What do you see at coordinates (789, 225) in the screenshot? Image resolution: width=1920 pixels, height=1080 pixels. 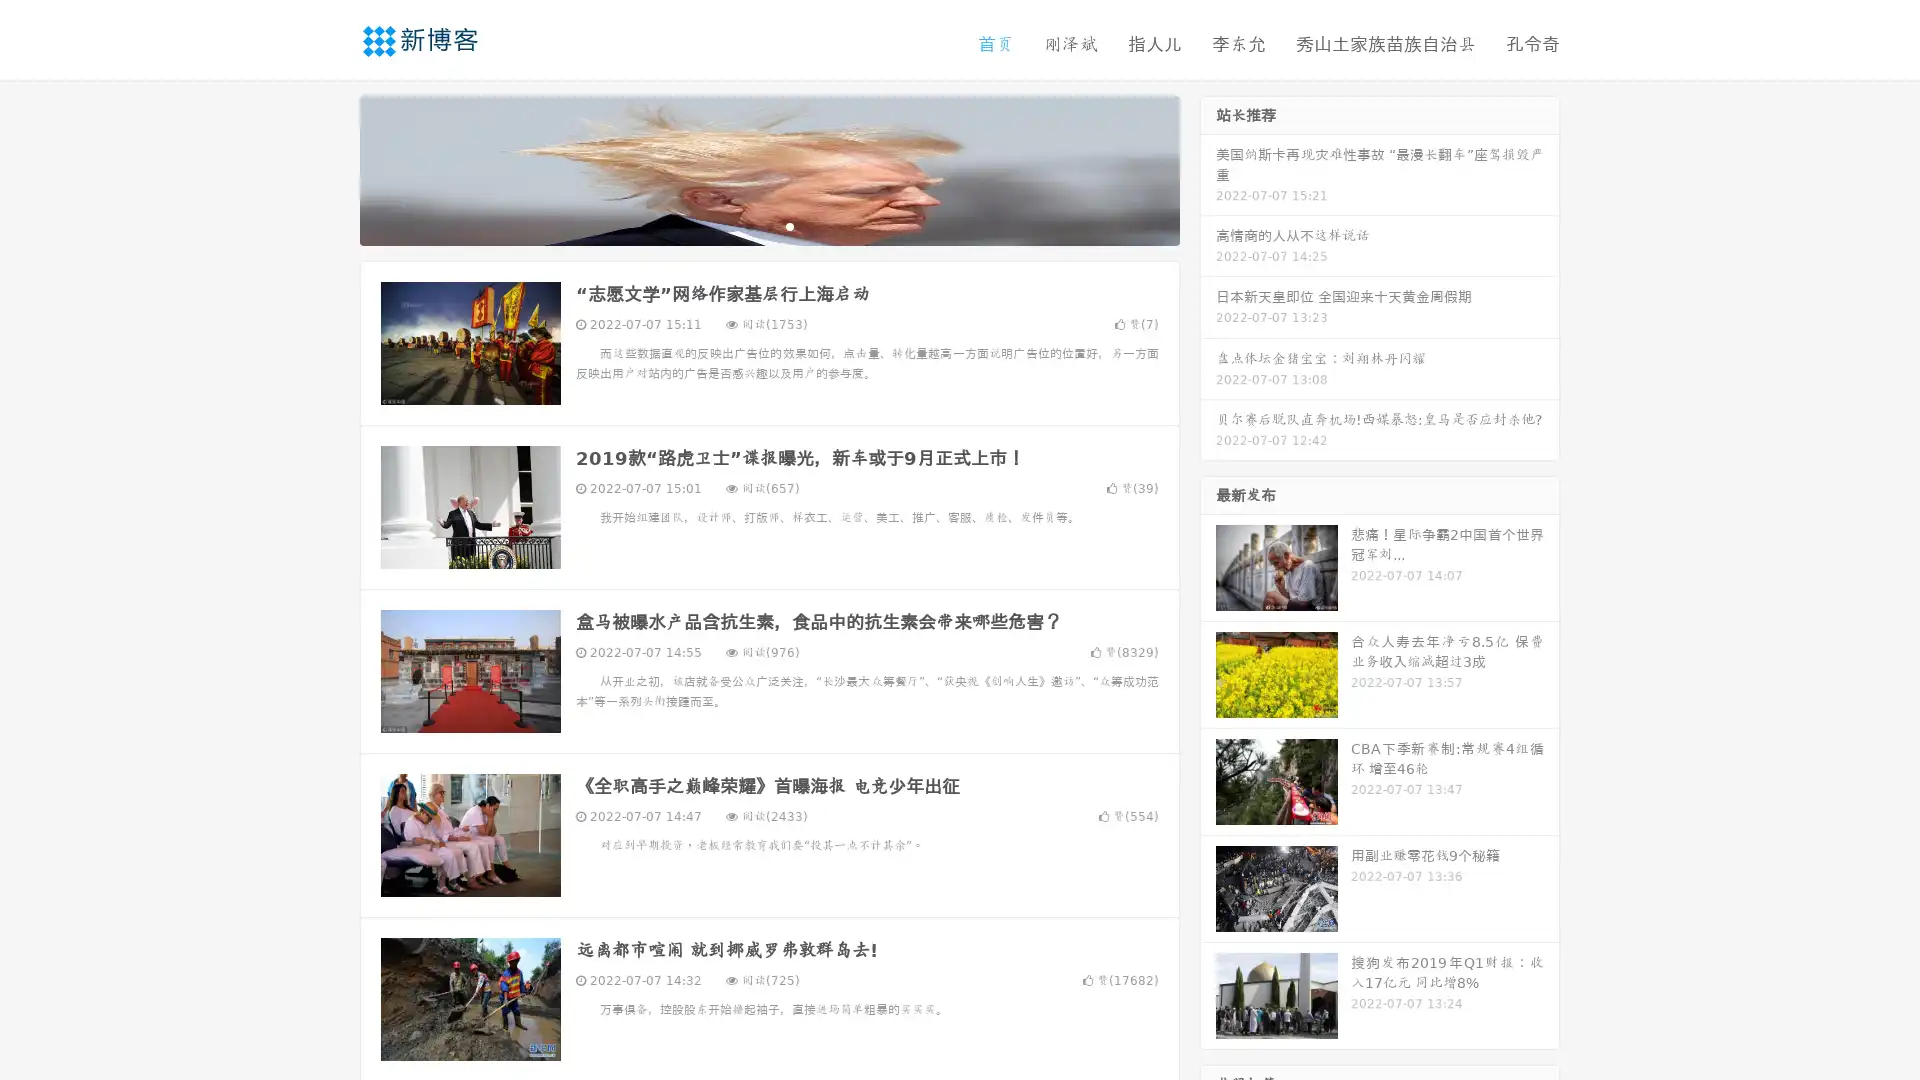 I see `Go to slide 3` at bounding box center [789, 225].